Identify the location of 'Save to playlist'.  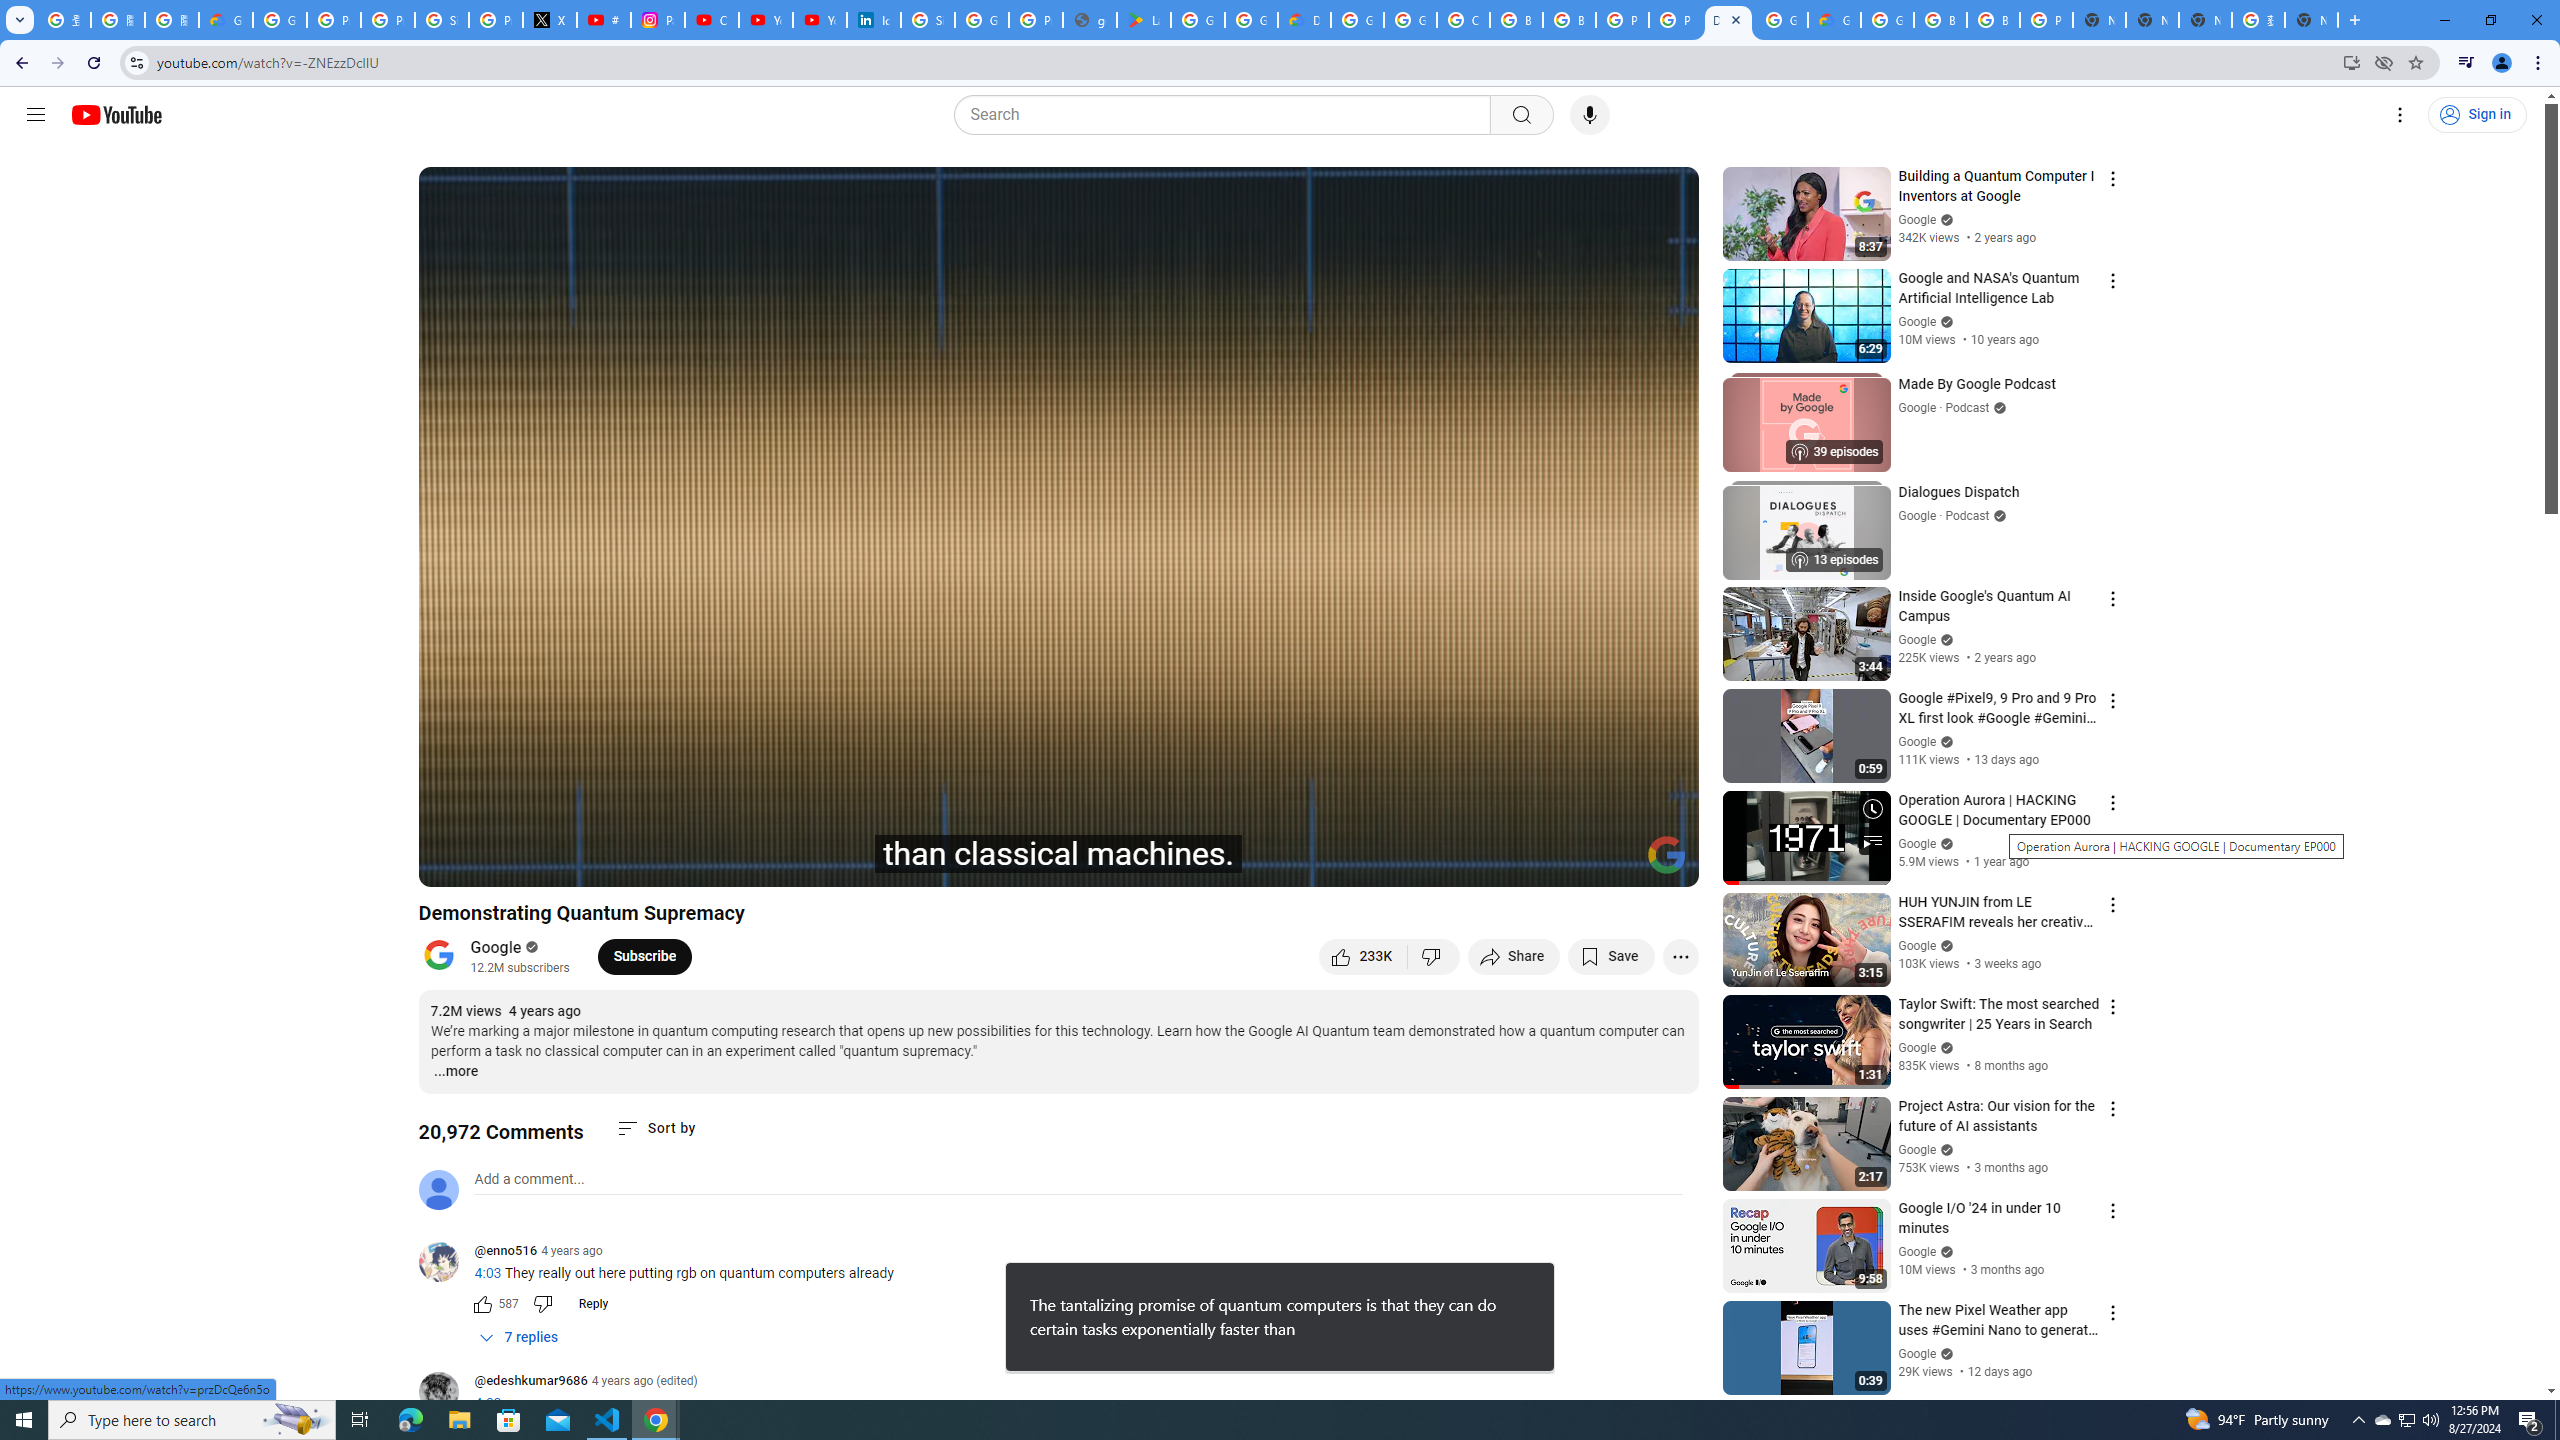
(1610, 955).